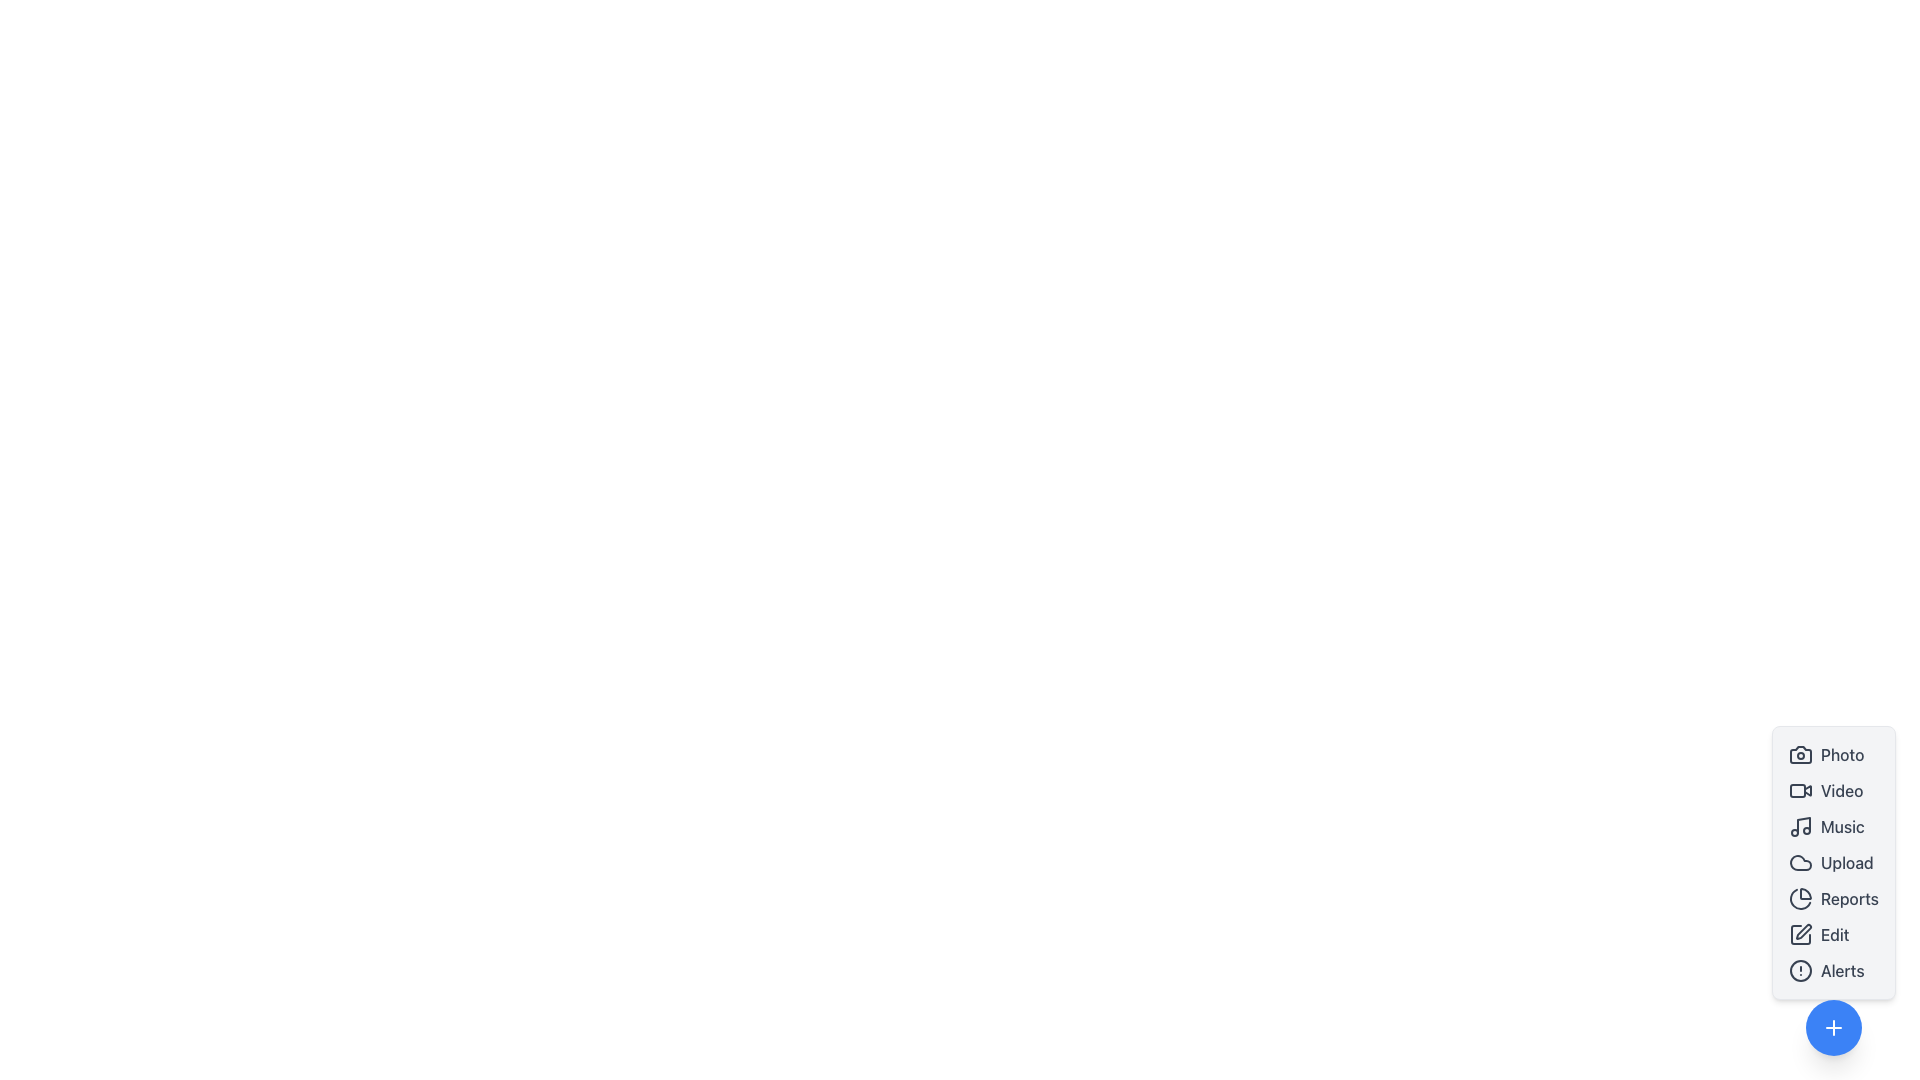 Image resolution: width=1920 pixels, height=1080 pixels. What do you see at coordinates (1800, 755) in the screenshot?
I see `the camera icon located at the top of the vertical control panel on the far right of the interface` at bounding box center [1800, 755].